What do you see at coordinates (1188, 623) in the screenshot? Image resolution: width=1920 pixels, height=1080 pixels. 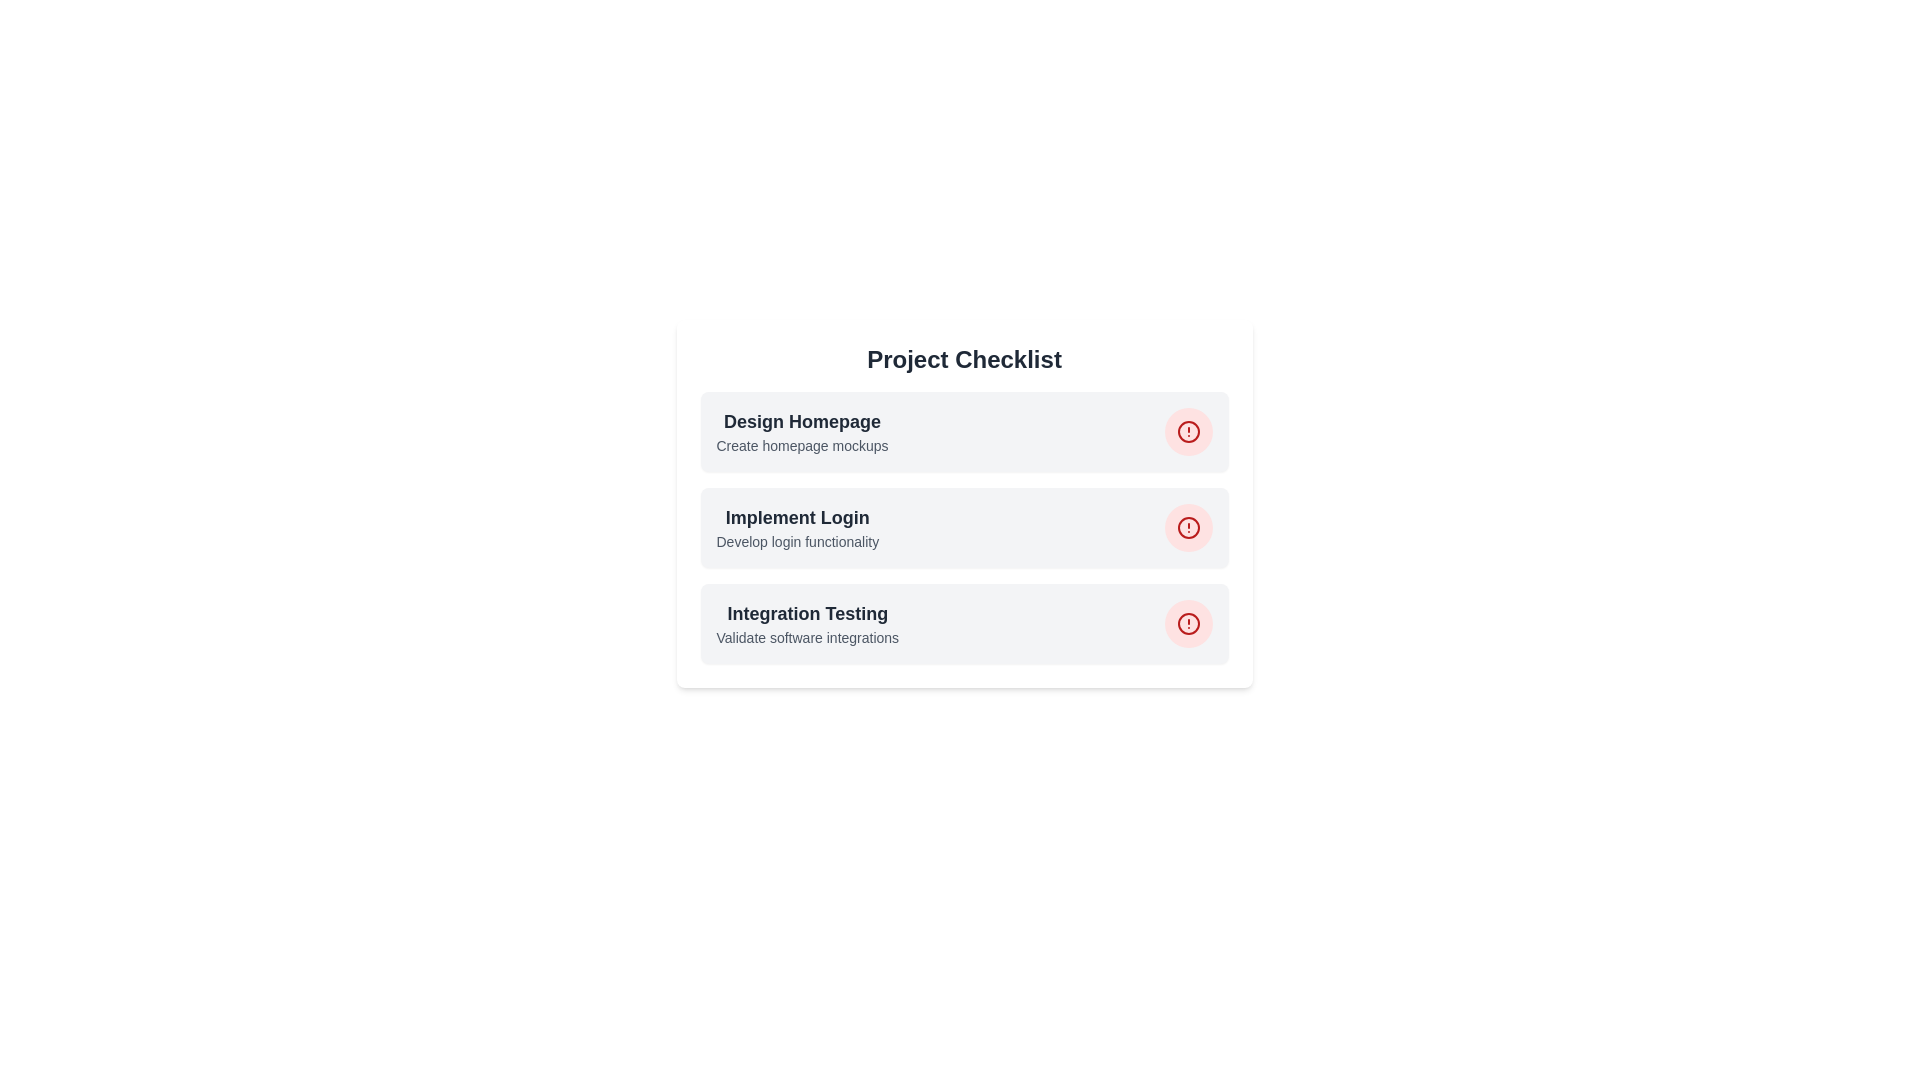 I see `the circular icon with a red alert symbol in the 'Integration Testing' checklist` at bounding box center [1188, 623].